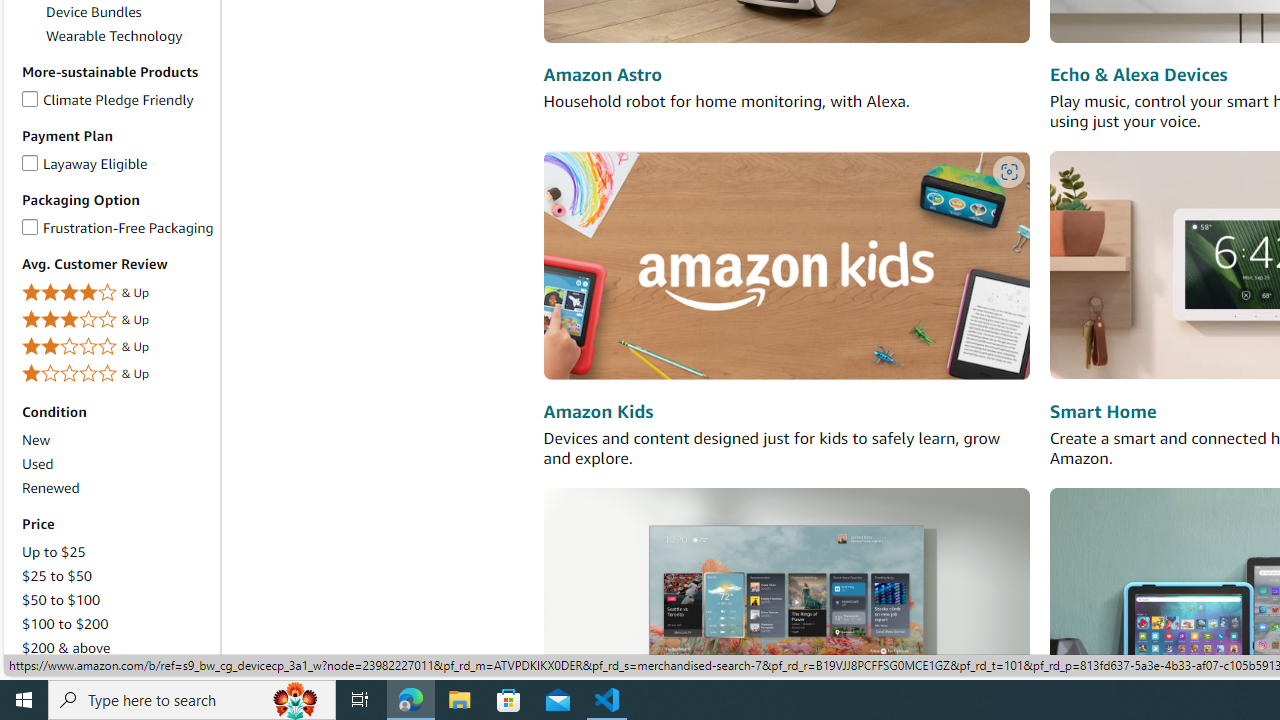 The height and width of the screenshot is (720, 1280). What do you see at coordinates (36, 439) in the screenshot?
I see `'New'` at bounding box center [36, 439].